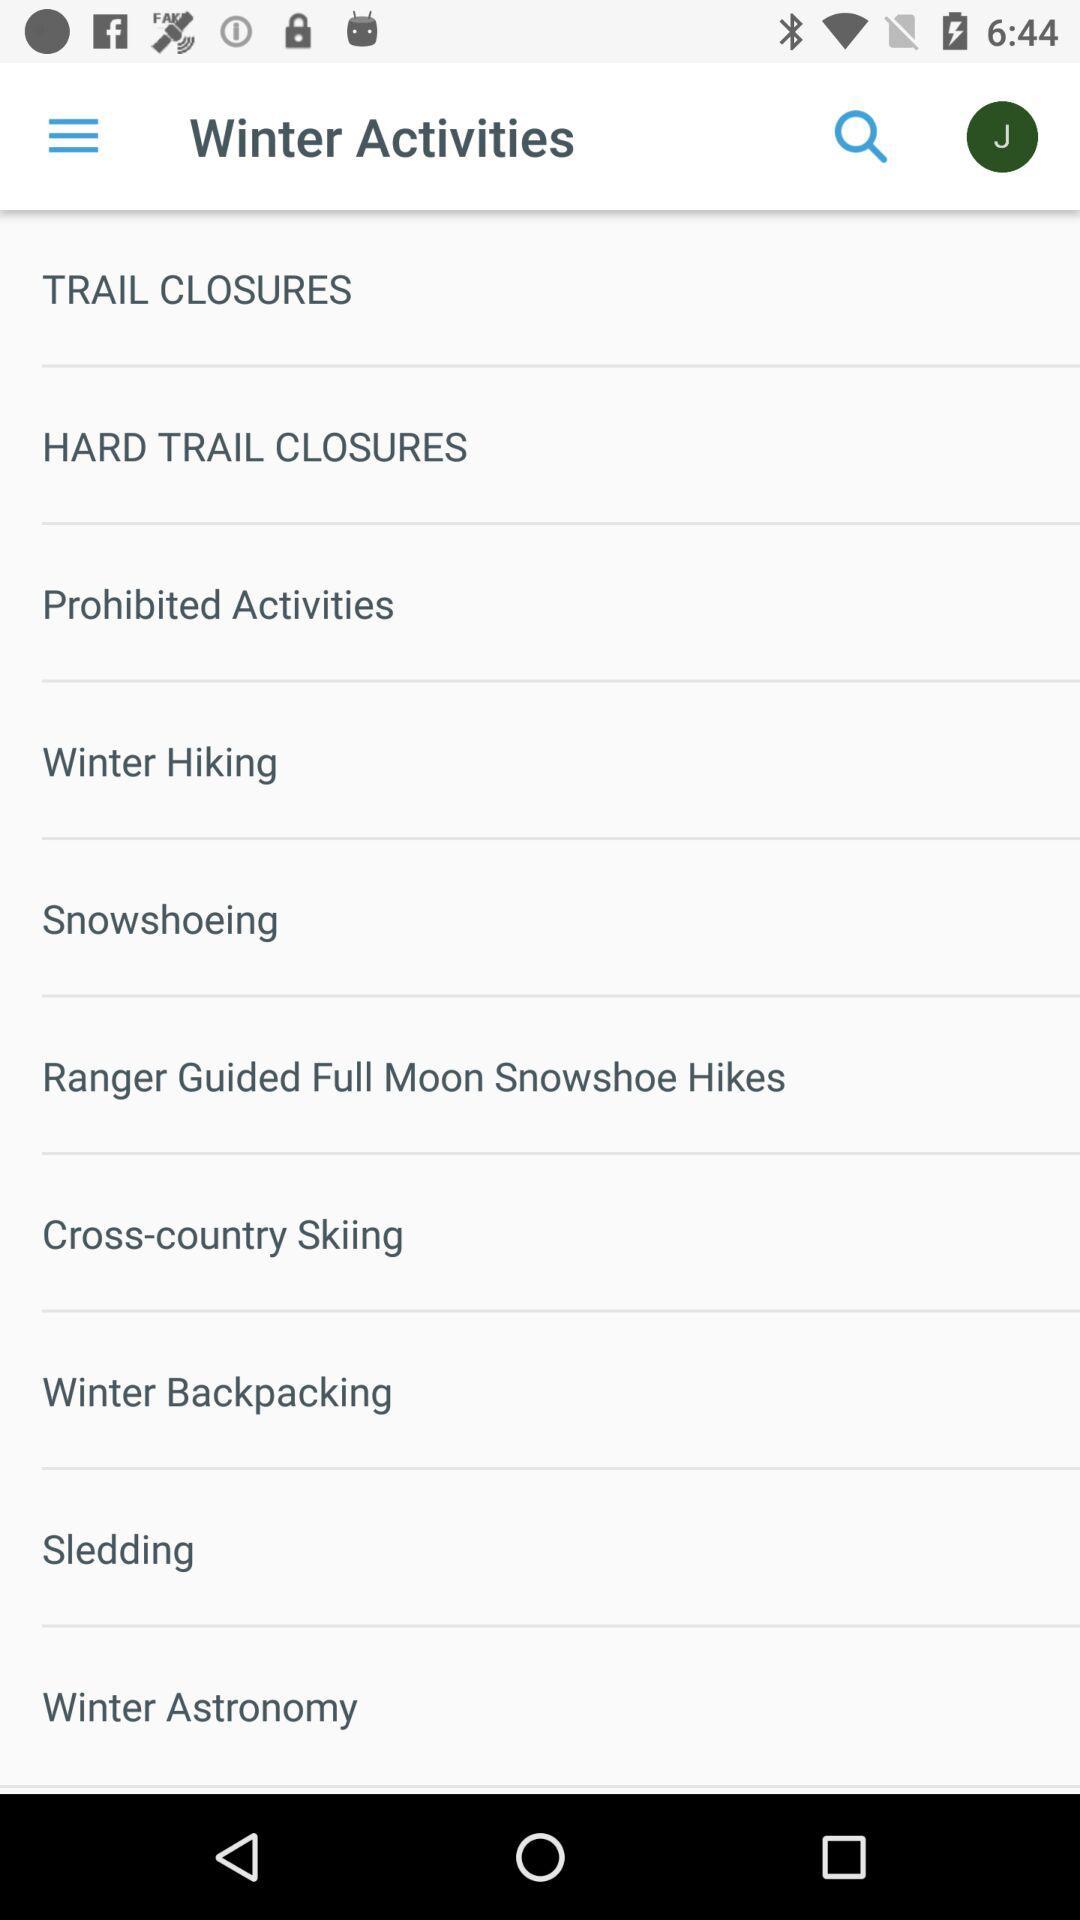 The width and height of the screenshot is (1080, 1920). What do you see at coordinates (860, 135) in the screenshot?
I see `icon above trail closures icon` at bounding box center [860, 135].